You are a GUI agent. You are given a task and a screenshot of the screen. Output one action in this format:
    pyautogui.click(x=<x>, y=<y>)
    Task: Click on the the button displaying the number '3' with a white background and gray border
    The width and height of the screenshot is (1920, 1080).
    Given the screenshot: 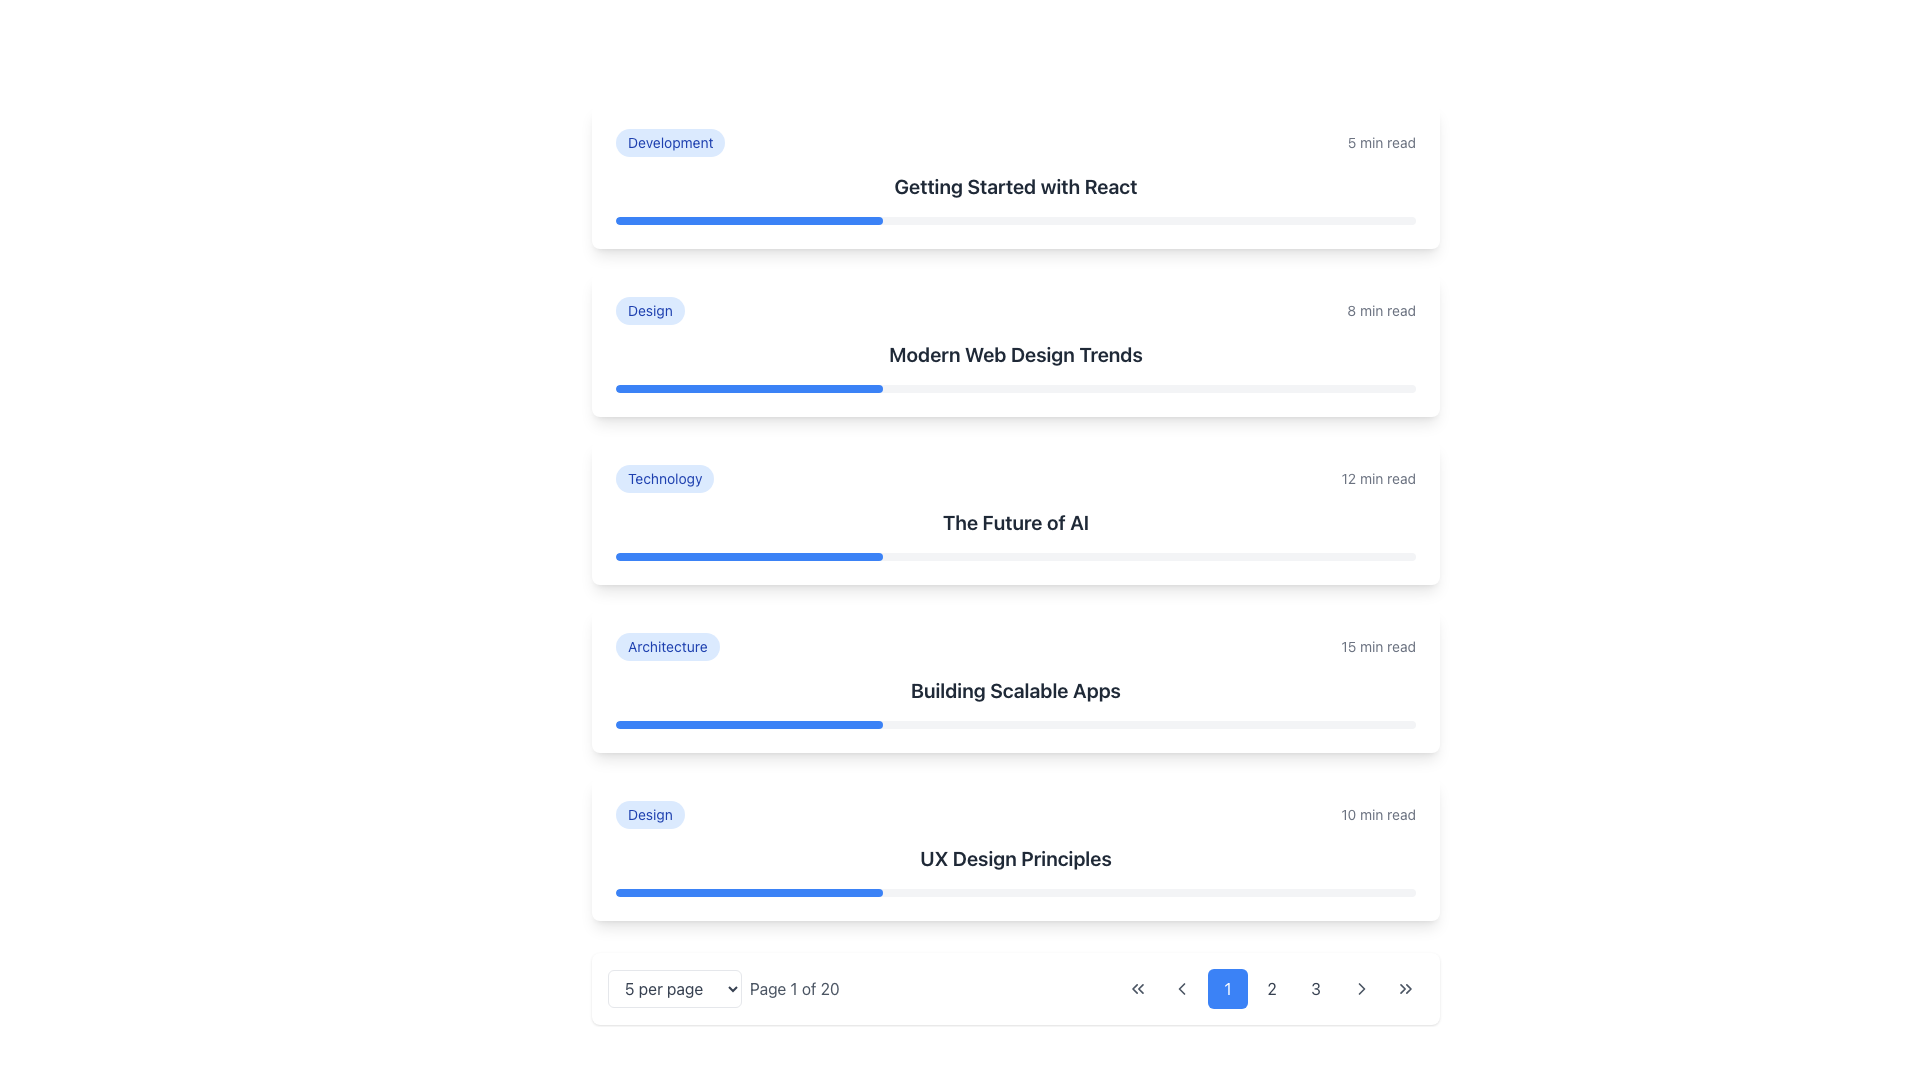 What is the action you would take?
    pyautogui.click(x=1315, y=987)
    